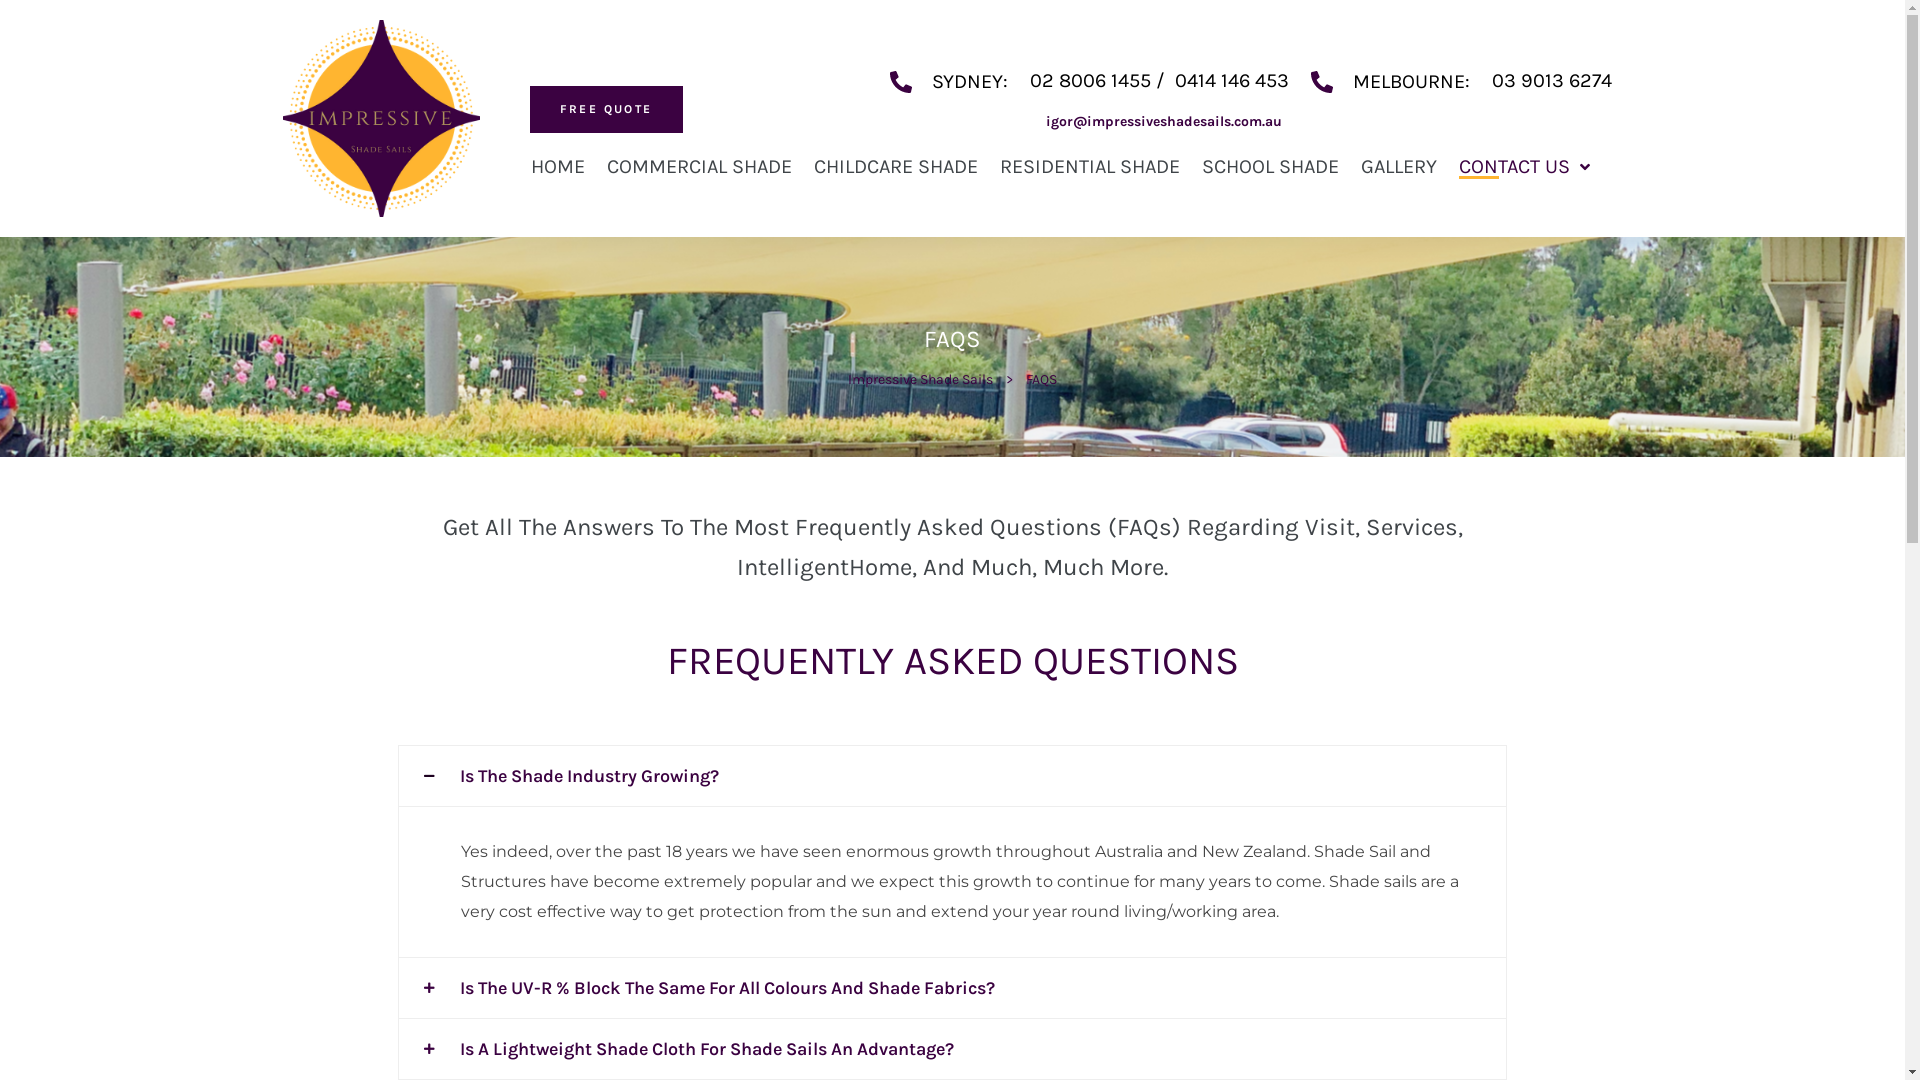 Image resolution: width=1920 pixels, height=1080 pixels. What do you see at coordinates (1550, 79) in the screenshot?
I see `'03 9013 6274'` at bounding box center [1550, 79].